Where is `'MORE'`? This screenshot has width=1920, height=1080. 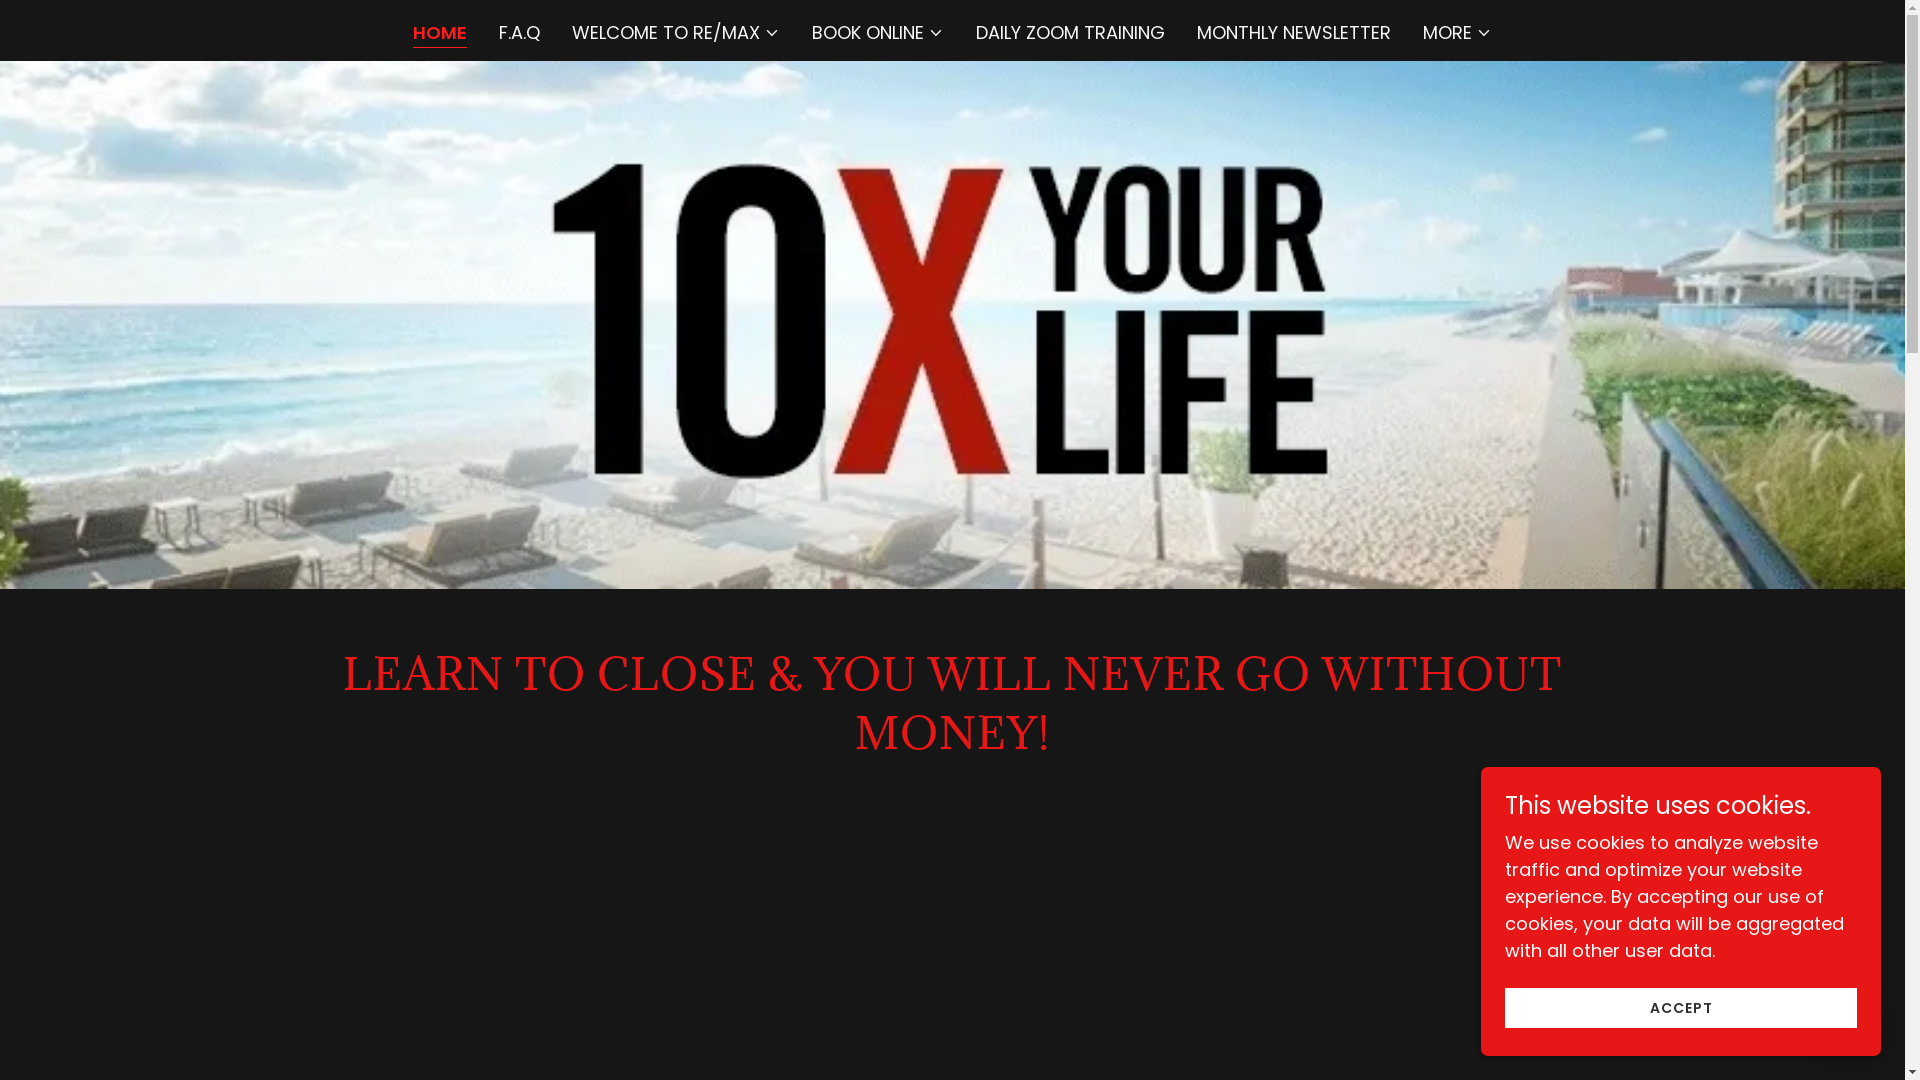 'MORE' is located at coordinates (1457, 33).